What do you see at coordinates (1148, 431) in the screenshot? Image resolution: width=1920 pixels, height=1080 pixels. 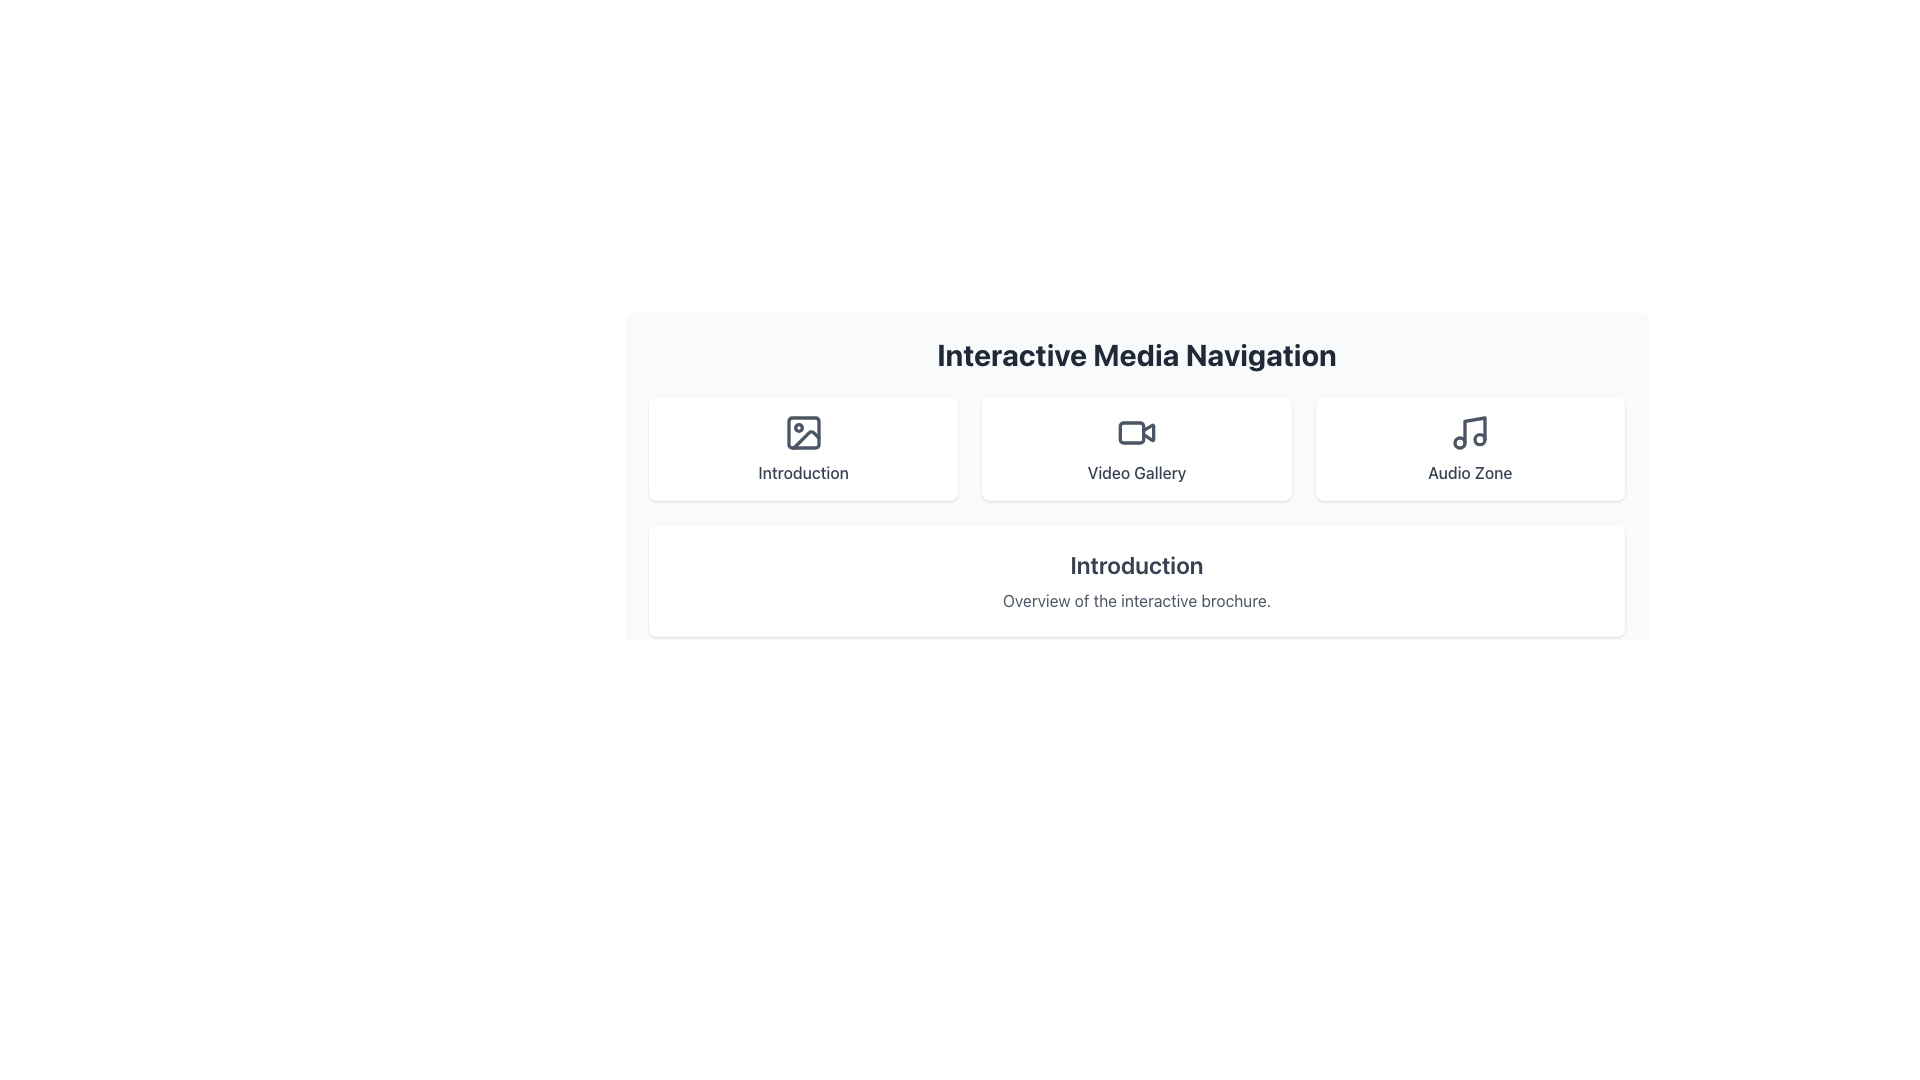 I see `the central triangular play icon of the 'Video Gallery' button, which is positioned between the 'Introduction' and 'Audio Zone' buttons` at bounding box center [1148, 431].